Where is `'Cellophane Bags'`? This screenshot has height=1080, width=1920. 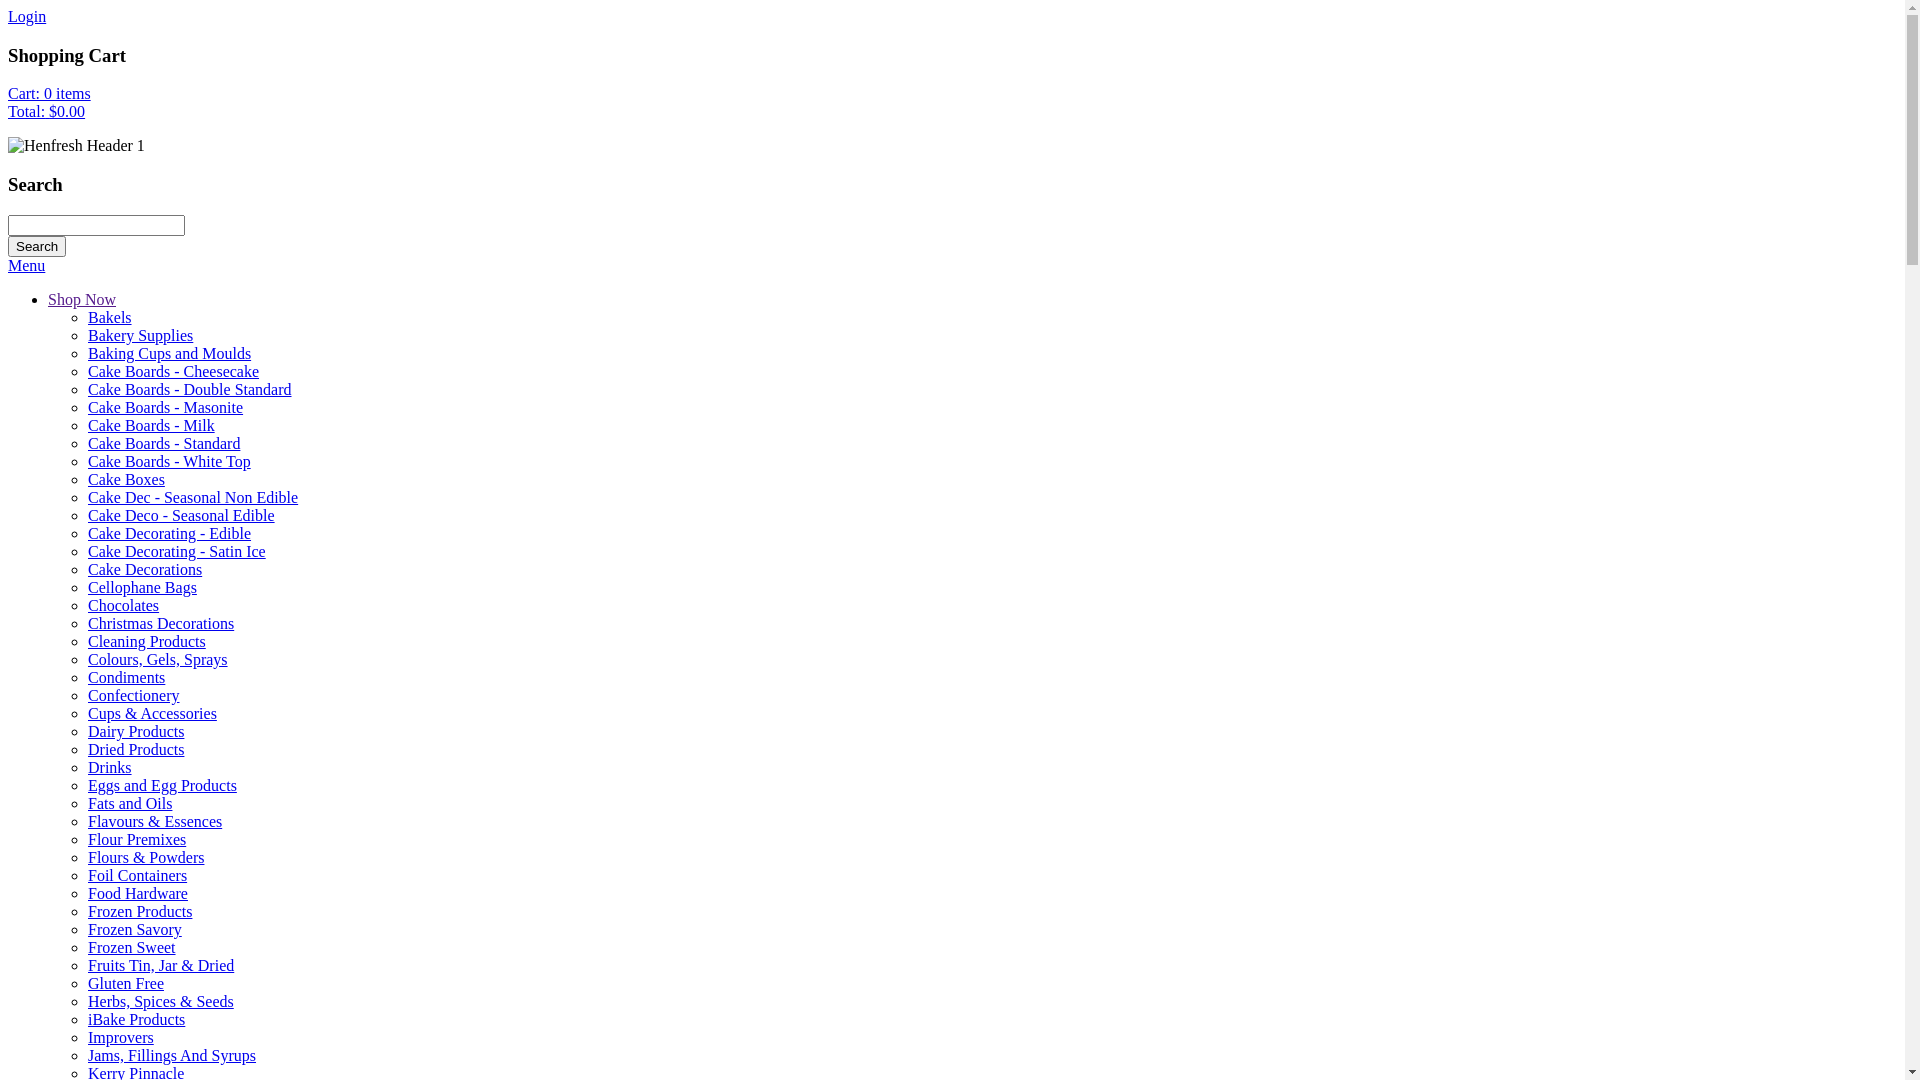
'Cellophane Bags' is located at coordinates (86, 586).